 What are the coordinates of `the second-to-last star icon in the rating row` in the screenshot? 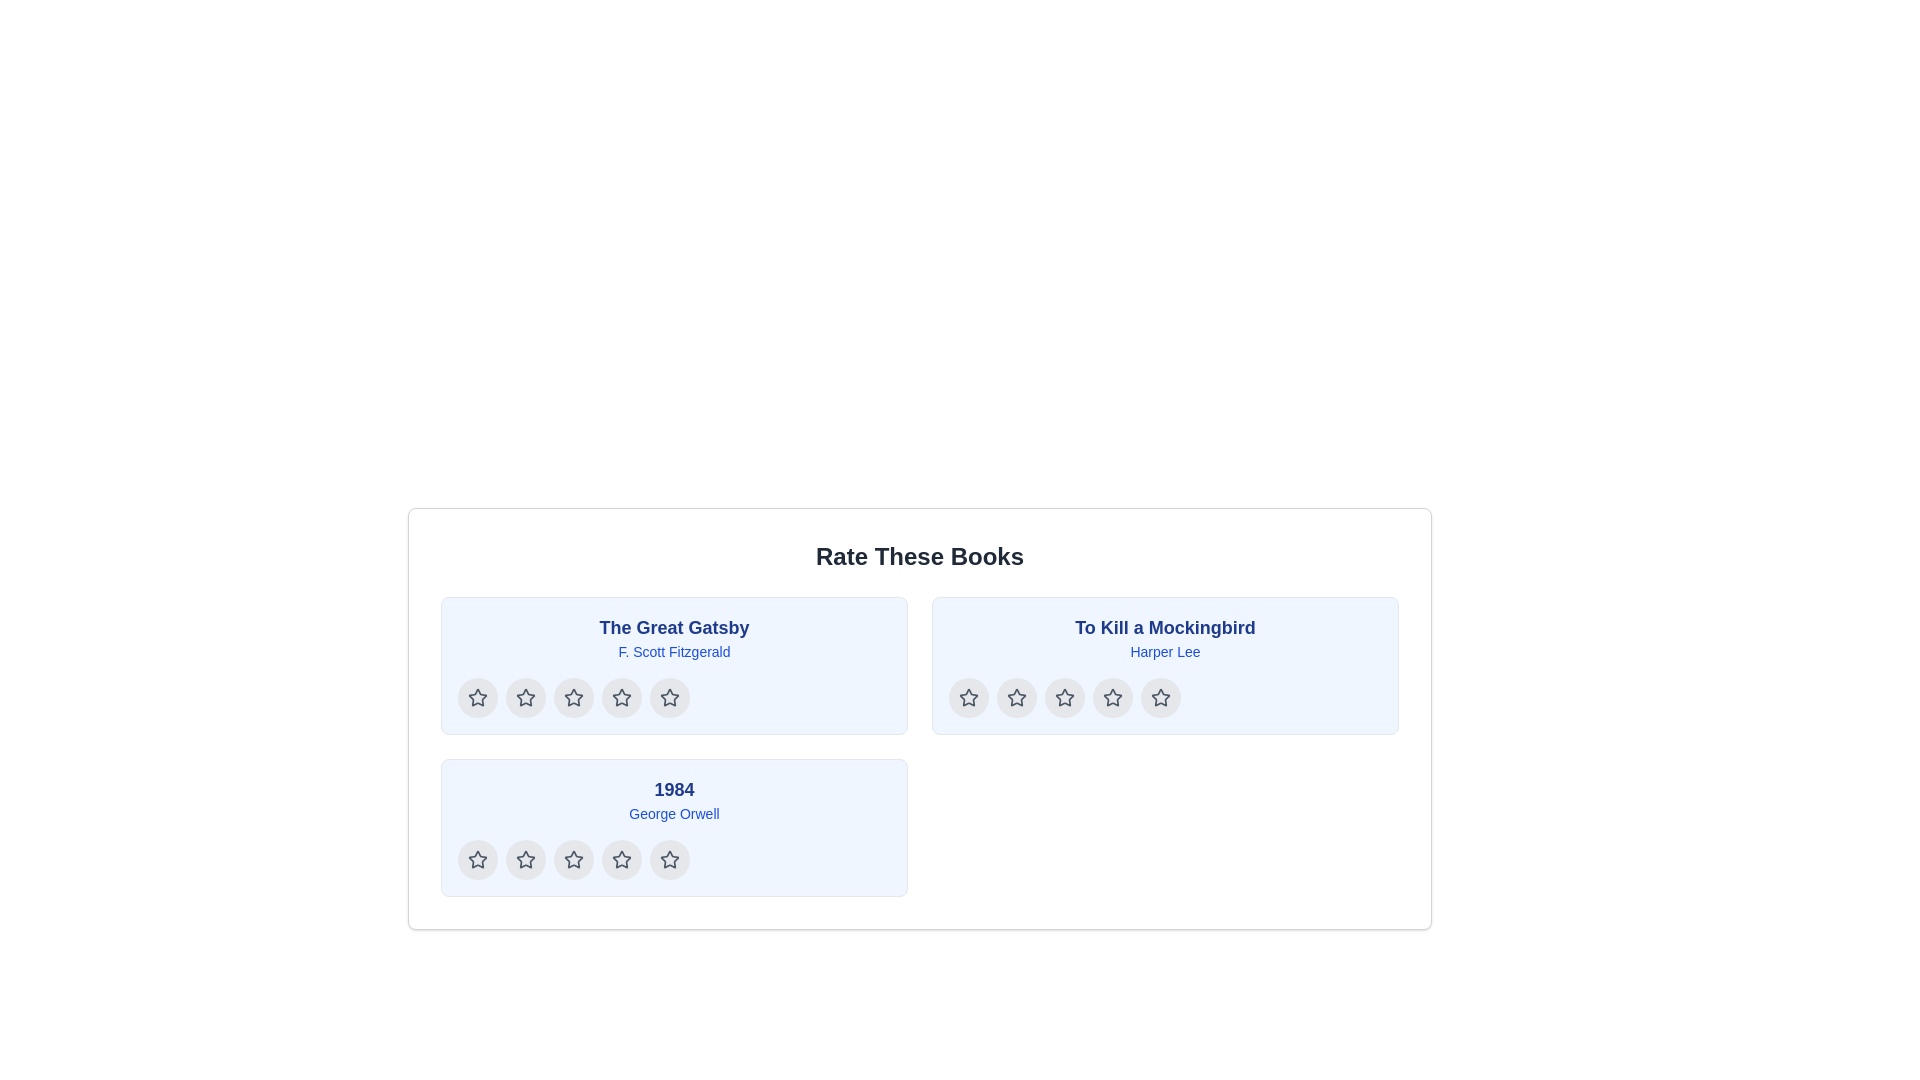 It's located at (670, 858).